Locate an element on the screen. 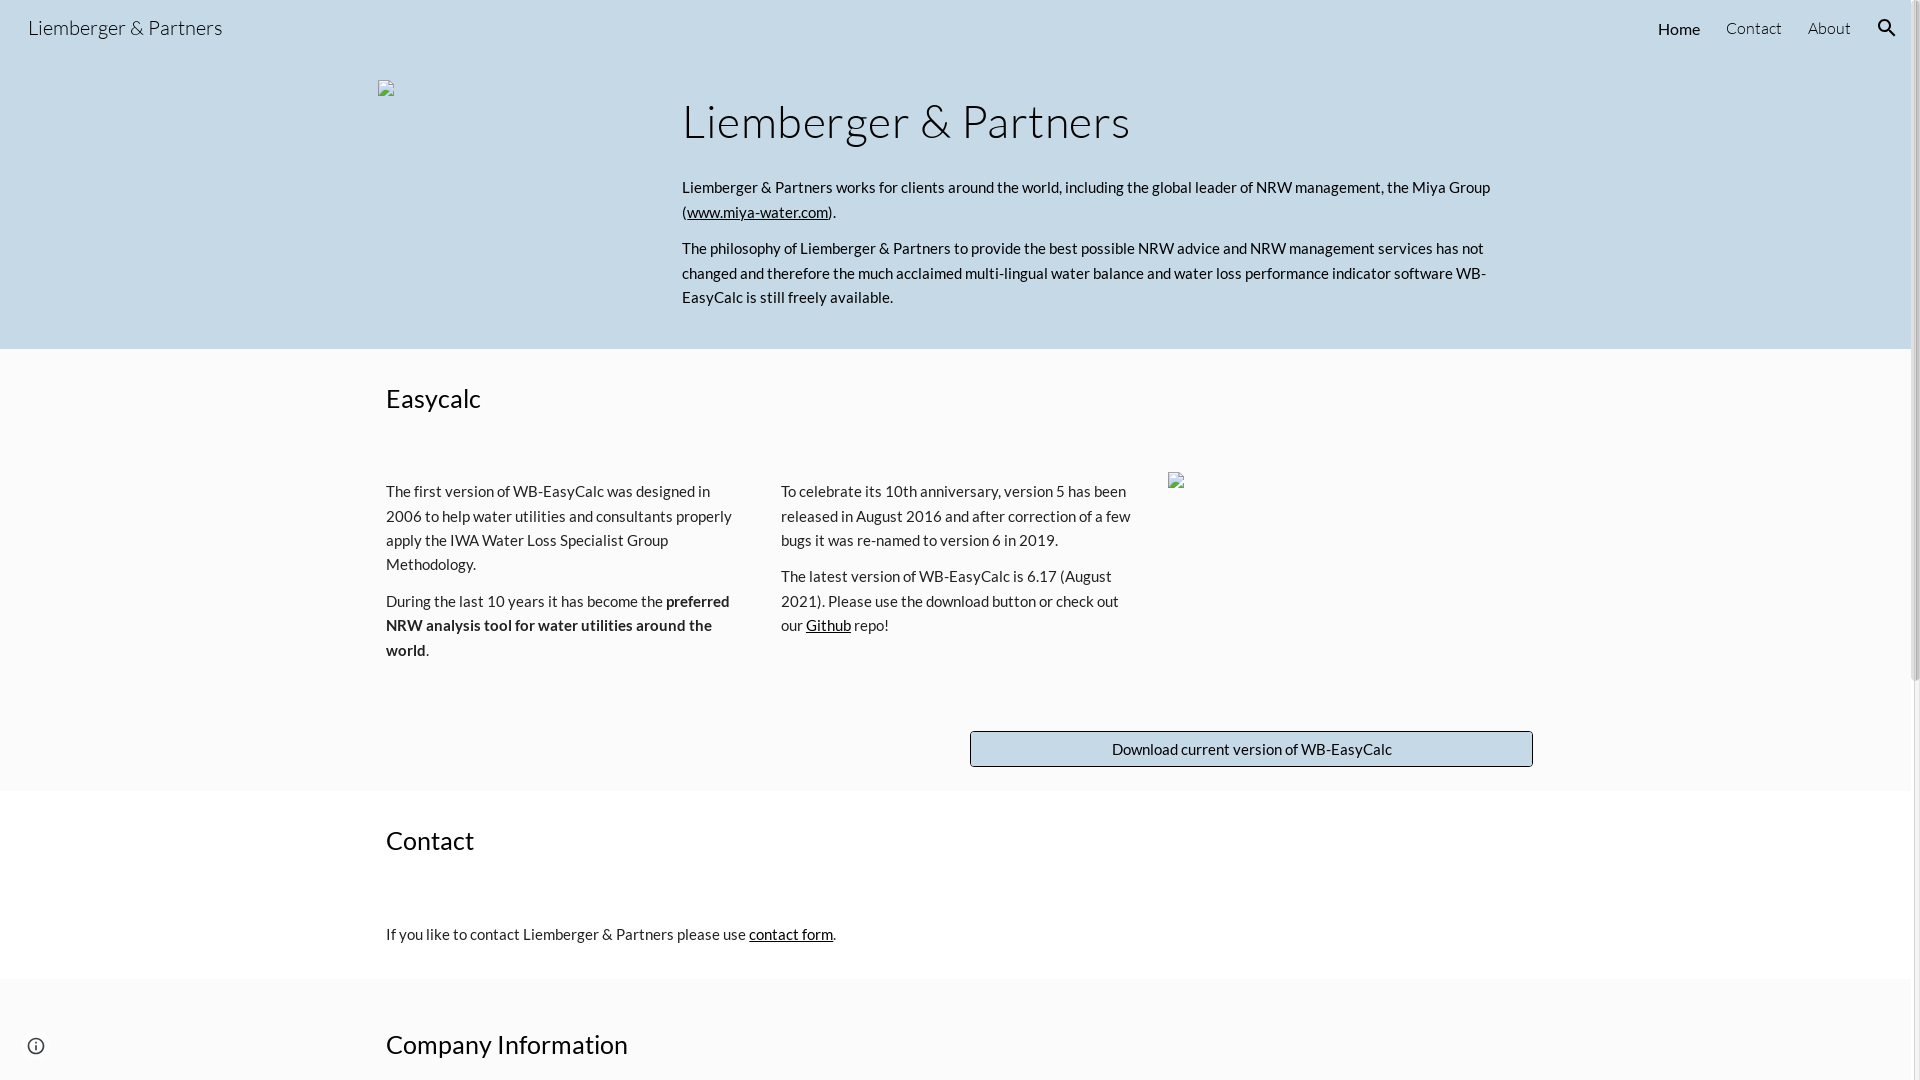 This screenshot has height=1080, width=1920. 'Liemberger & Partners' is located at coordinates (124, 25).